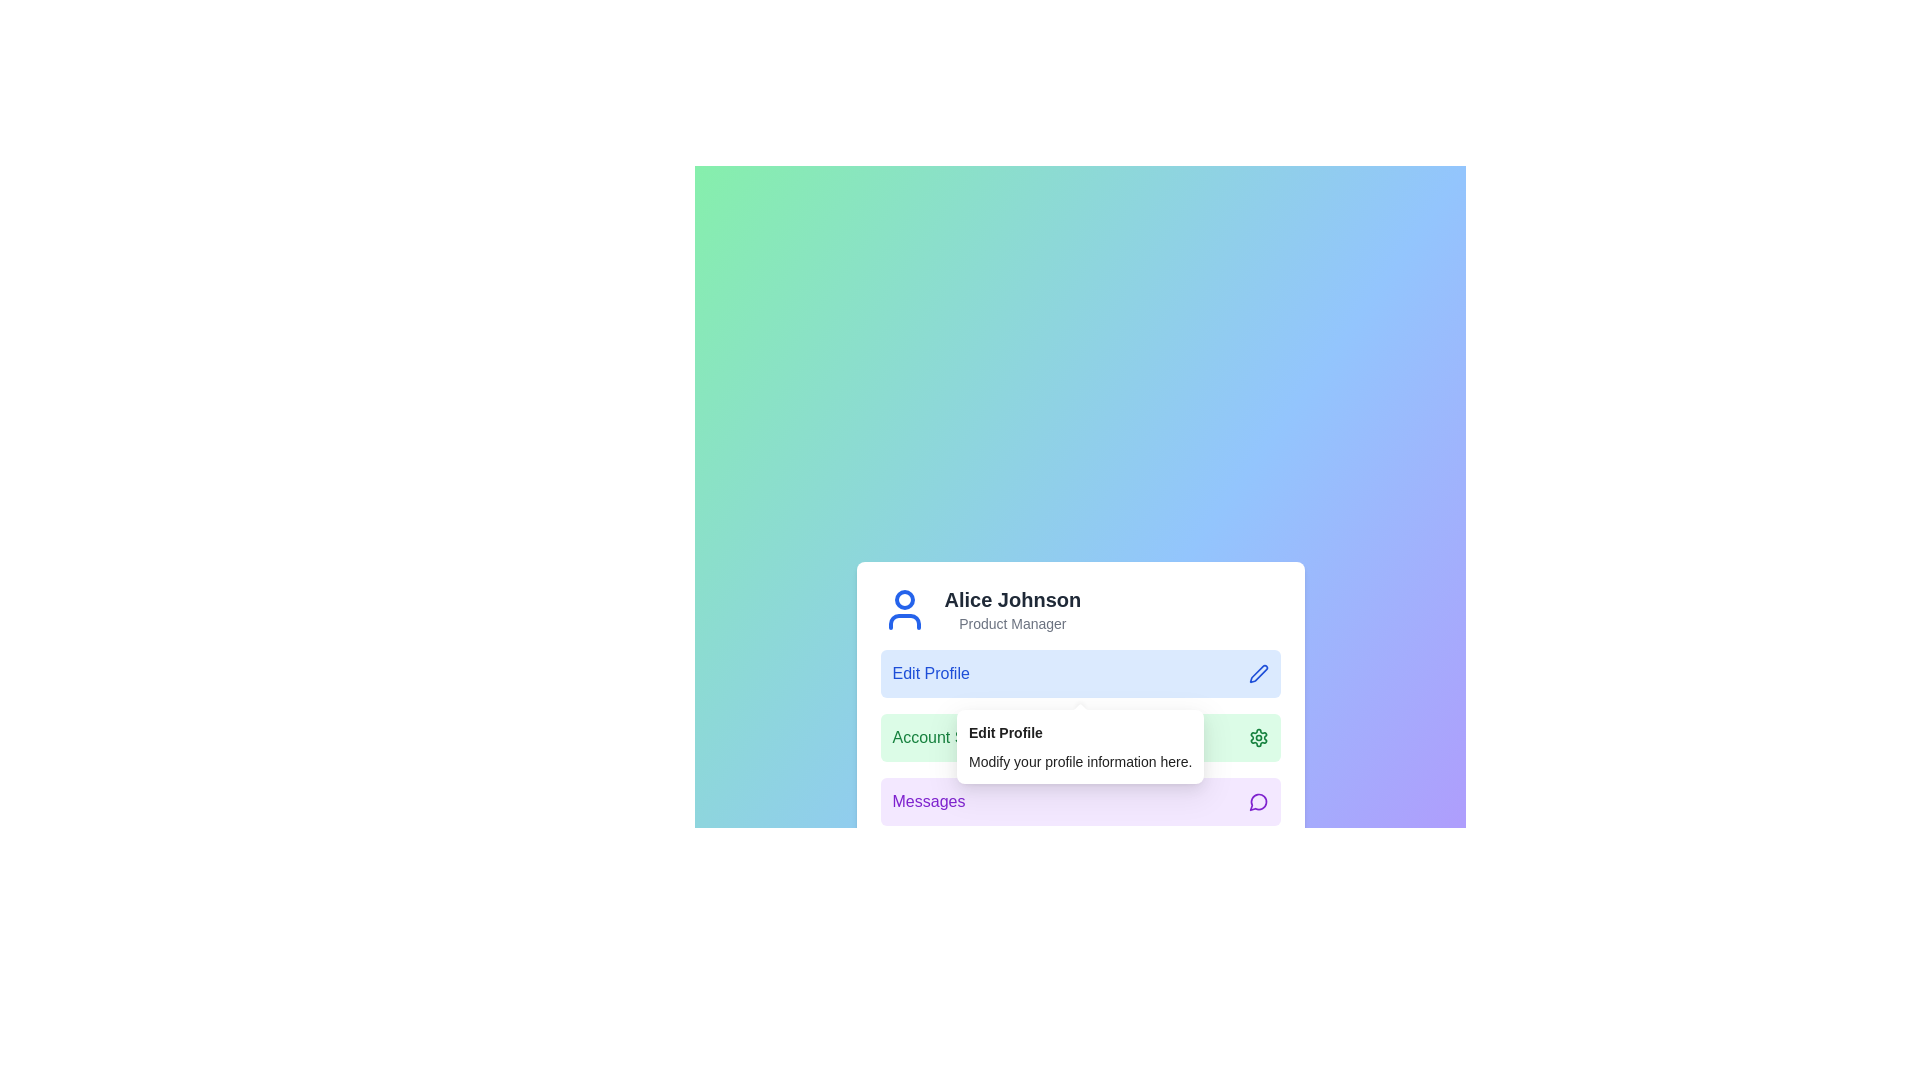  I want to click on the 'Edit Profile' text label, which is prominently displayed in blue on a light blue background, located in the upper half of the user profile card below the username 'Alice Johnson', so click(930, 674).